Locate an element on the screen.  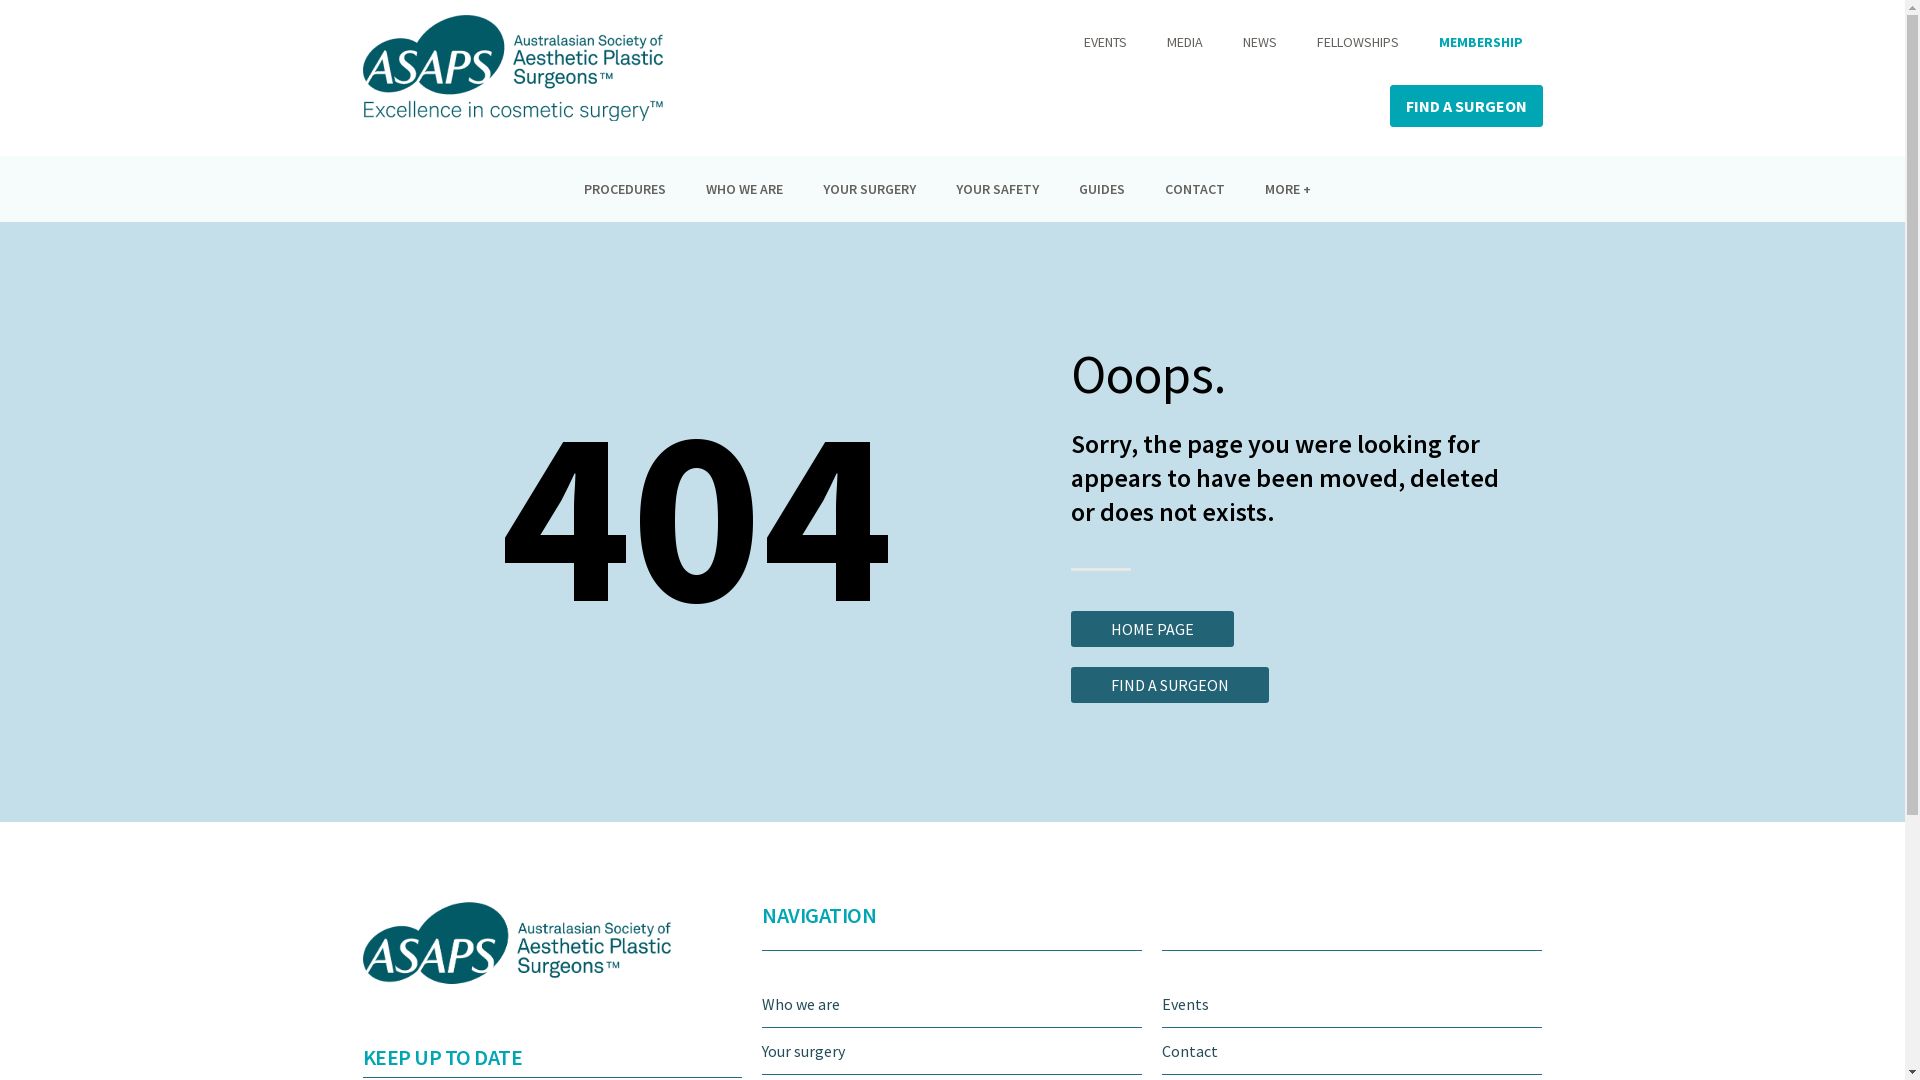
'YOUR SURGERY' is located at coordinates (869, 189).